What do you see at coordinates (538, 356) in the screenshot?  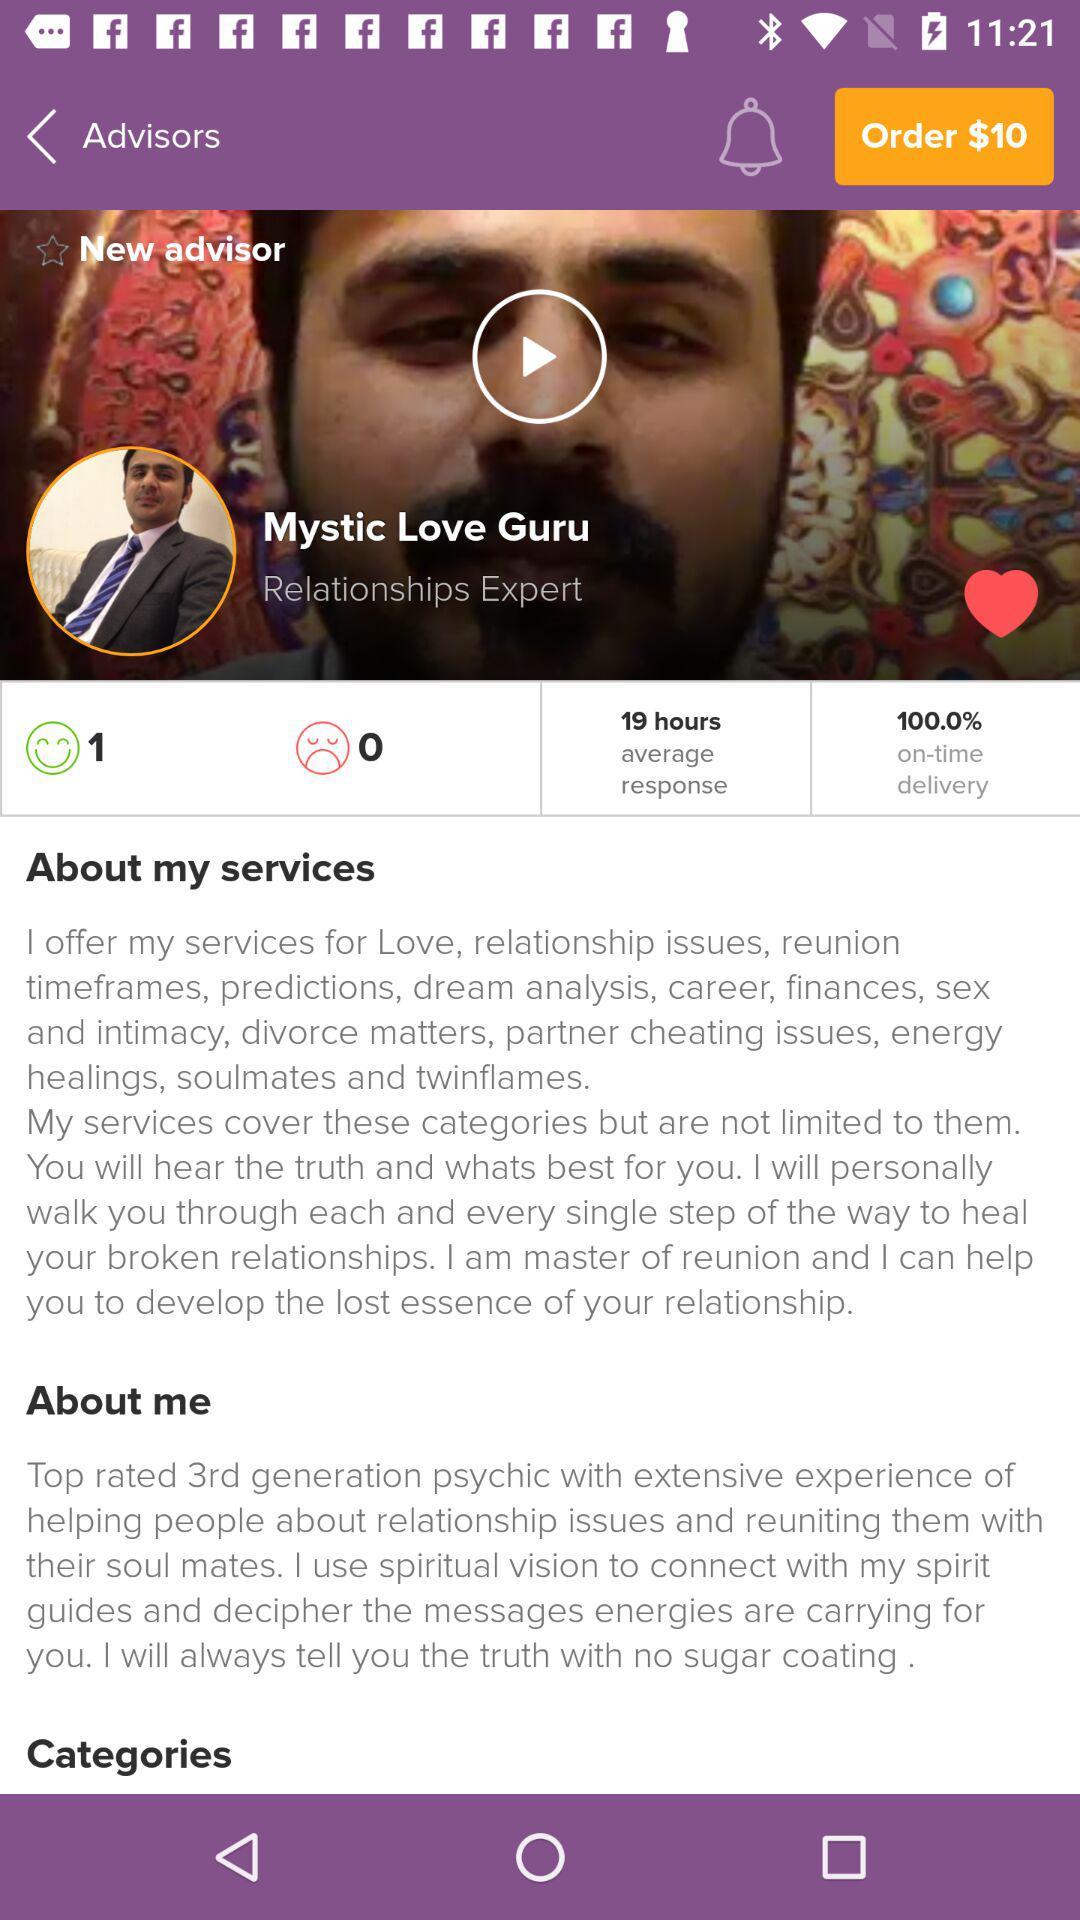 I see `video` at bounding box center [538, 356].